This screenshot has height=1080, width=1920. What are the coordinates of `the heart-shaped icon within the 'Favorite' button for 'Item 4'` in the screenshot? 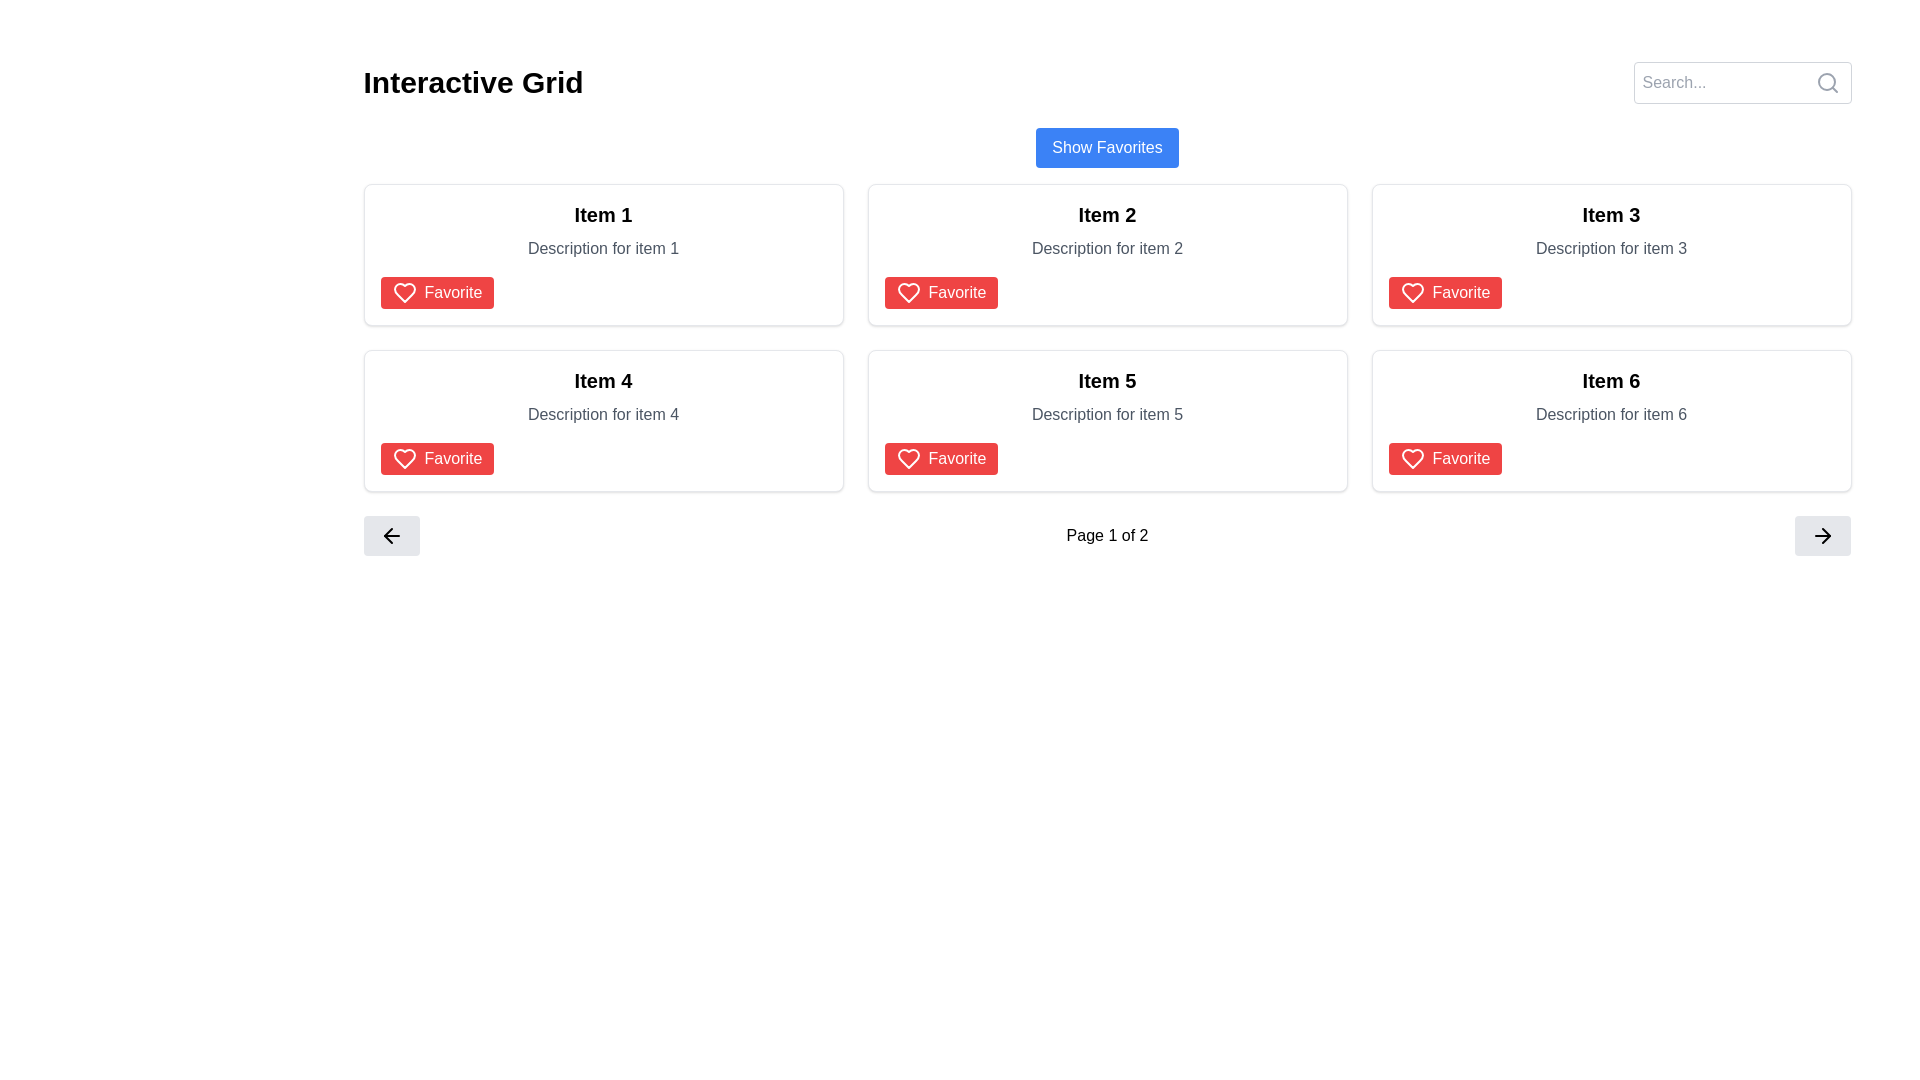 It's located at (403, 293).